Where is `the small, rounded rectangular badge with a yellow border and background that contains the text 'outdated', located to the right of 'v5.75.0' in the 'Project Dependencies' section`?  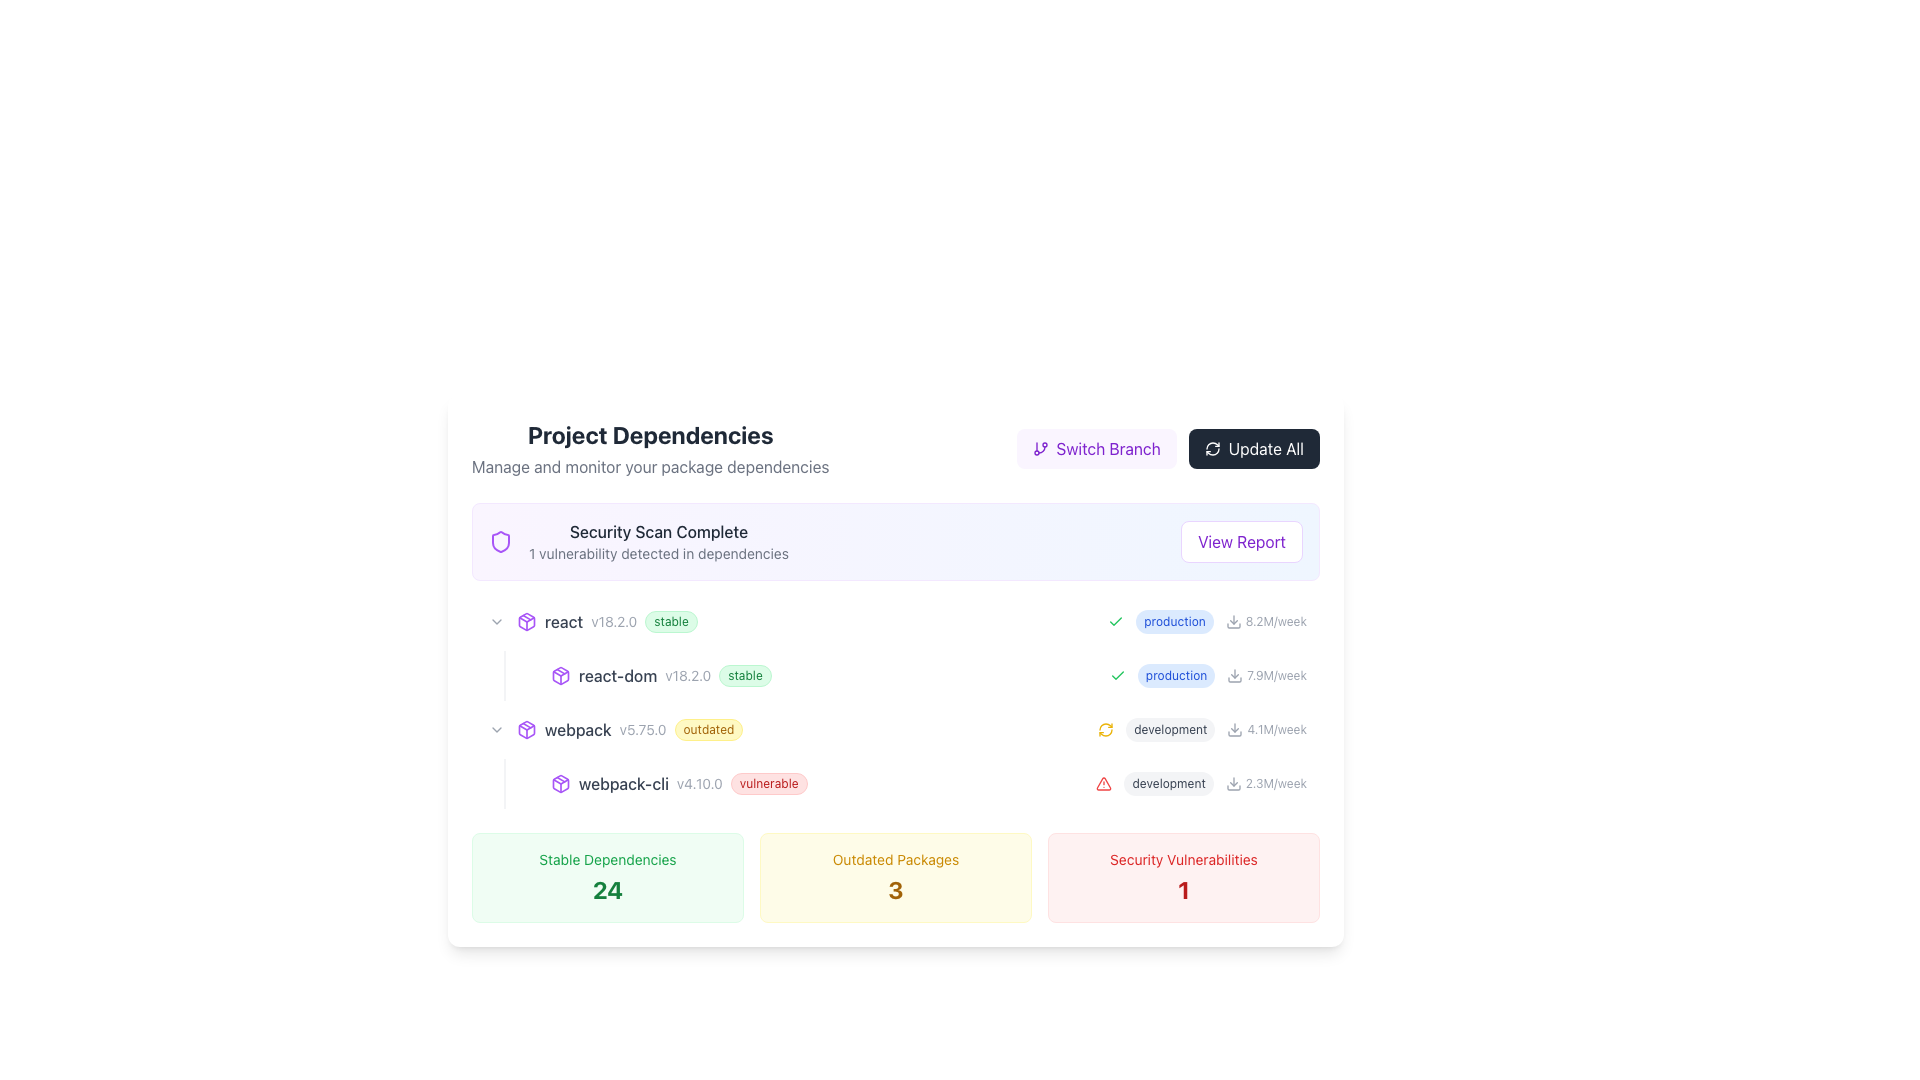 the small, rounded rectangular badge with a yellow border and background that contains the text 'outdated', located to the right of 'v5.75.0' in the 'Project Dependencies' section is located at coordinates (708, 729).